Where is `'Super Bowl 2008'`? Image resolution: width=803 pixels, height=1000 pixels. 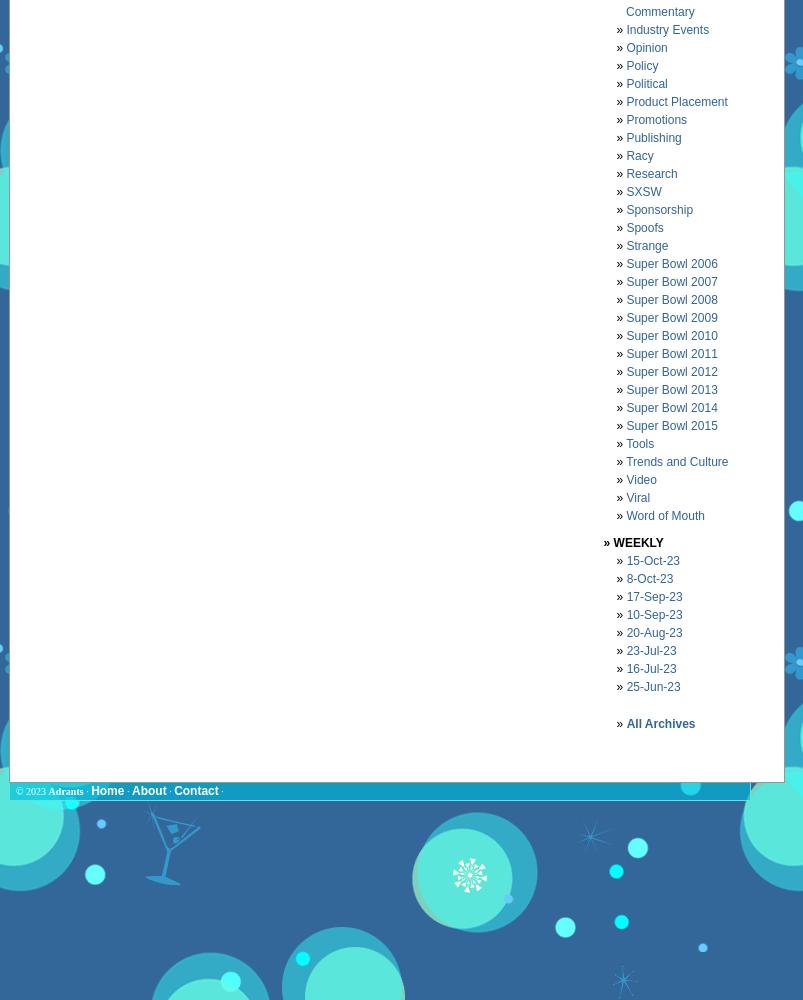 'Super Bowl 2008' is located at coordinates (670, 299).